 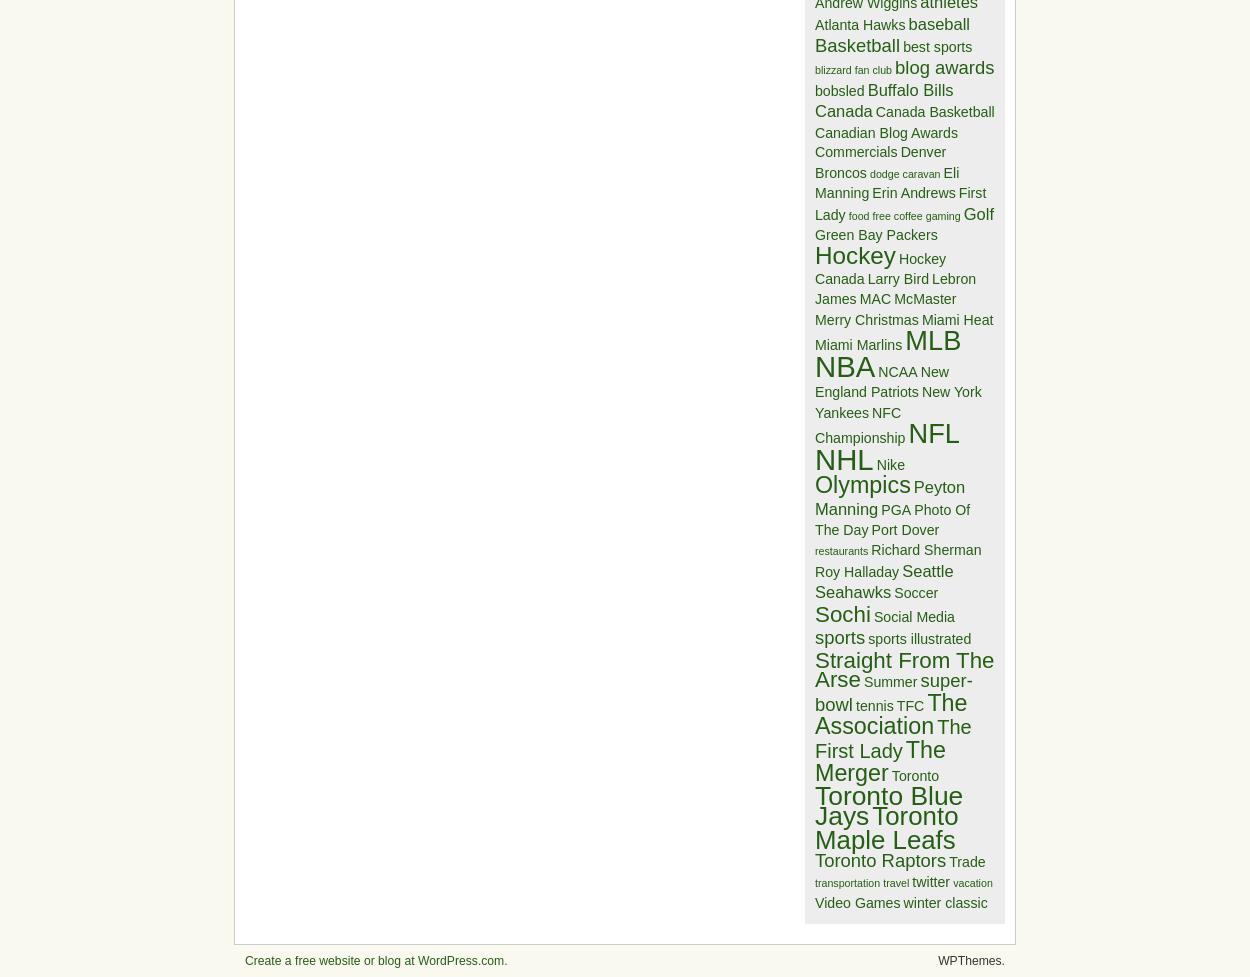 I want to click on 'NHL', so click(x=843, y=458).